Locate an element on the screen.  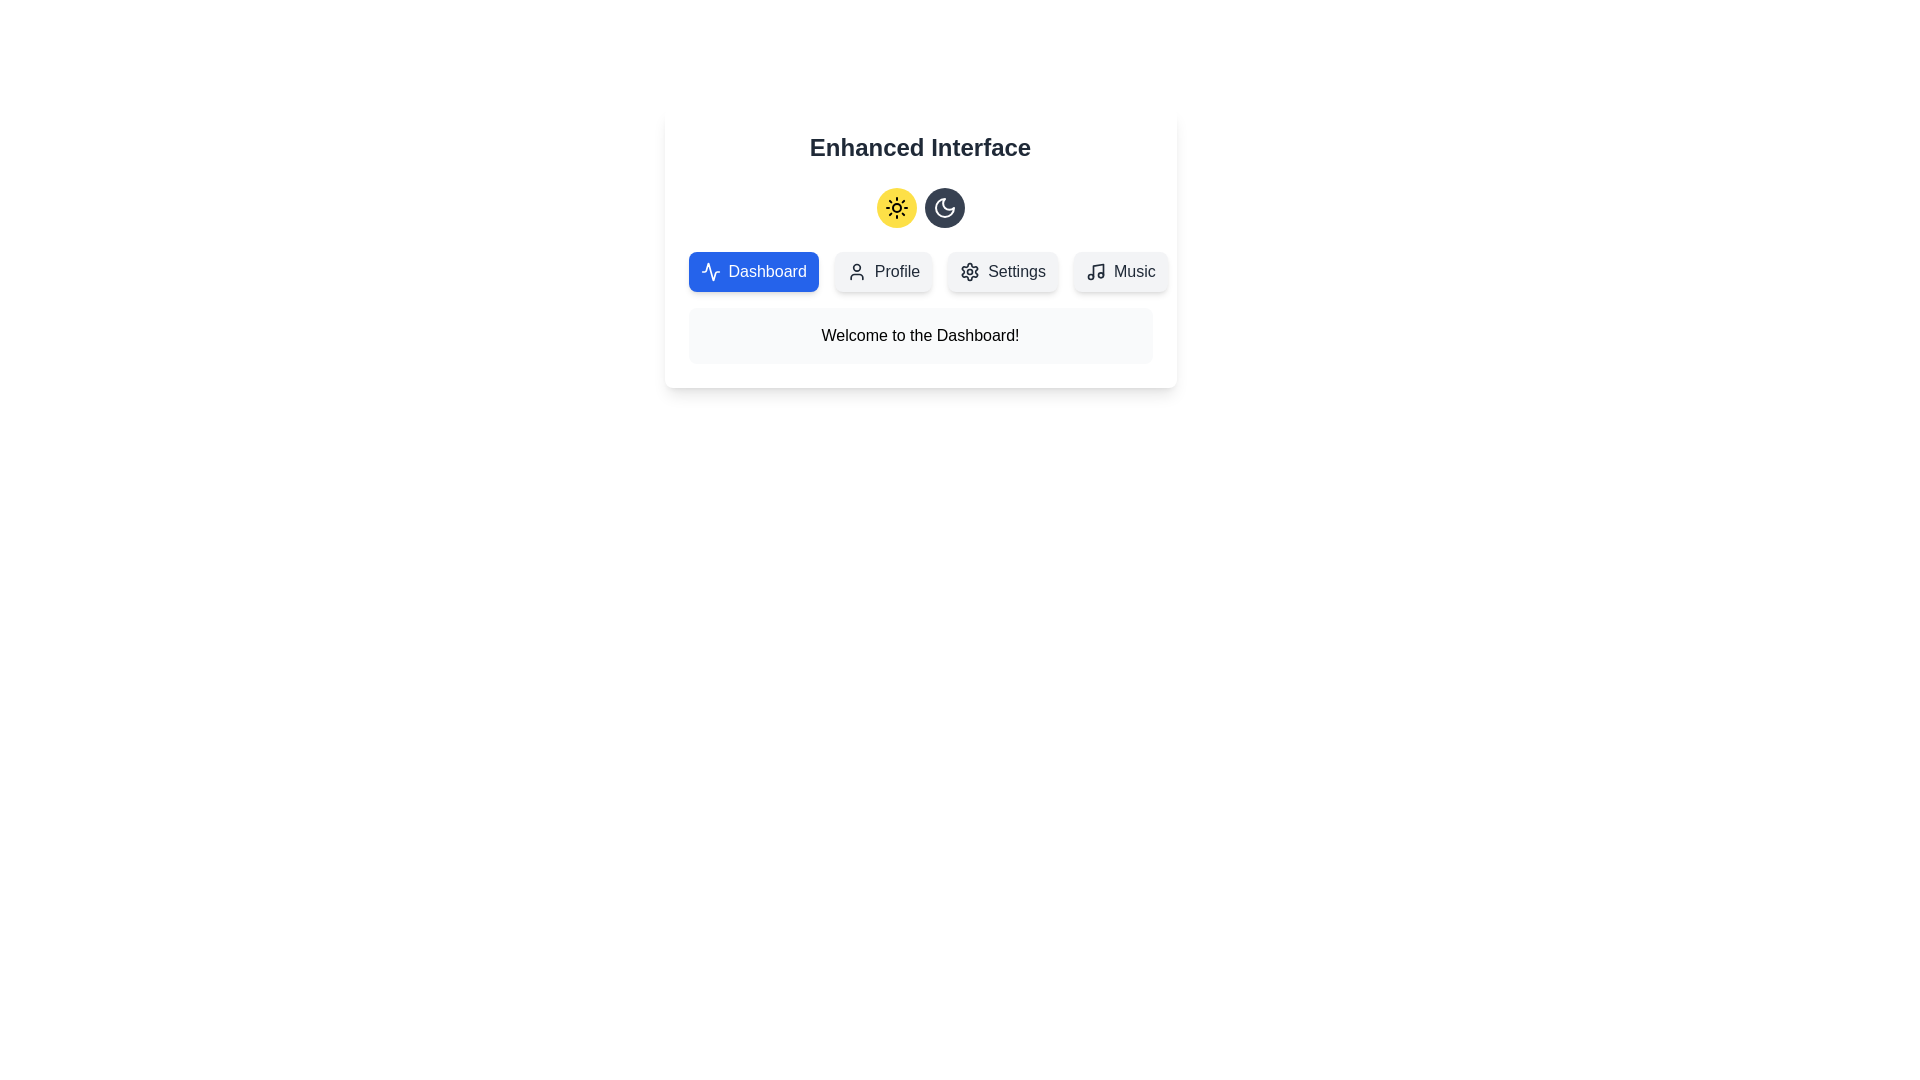
the profile button, which is the second button in the horizontal navigation row is located at coordinates (882, 272).